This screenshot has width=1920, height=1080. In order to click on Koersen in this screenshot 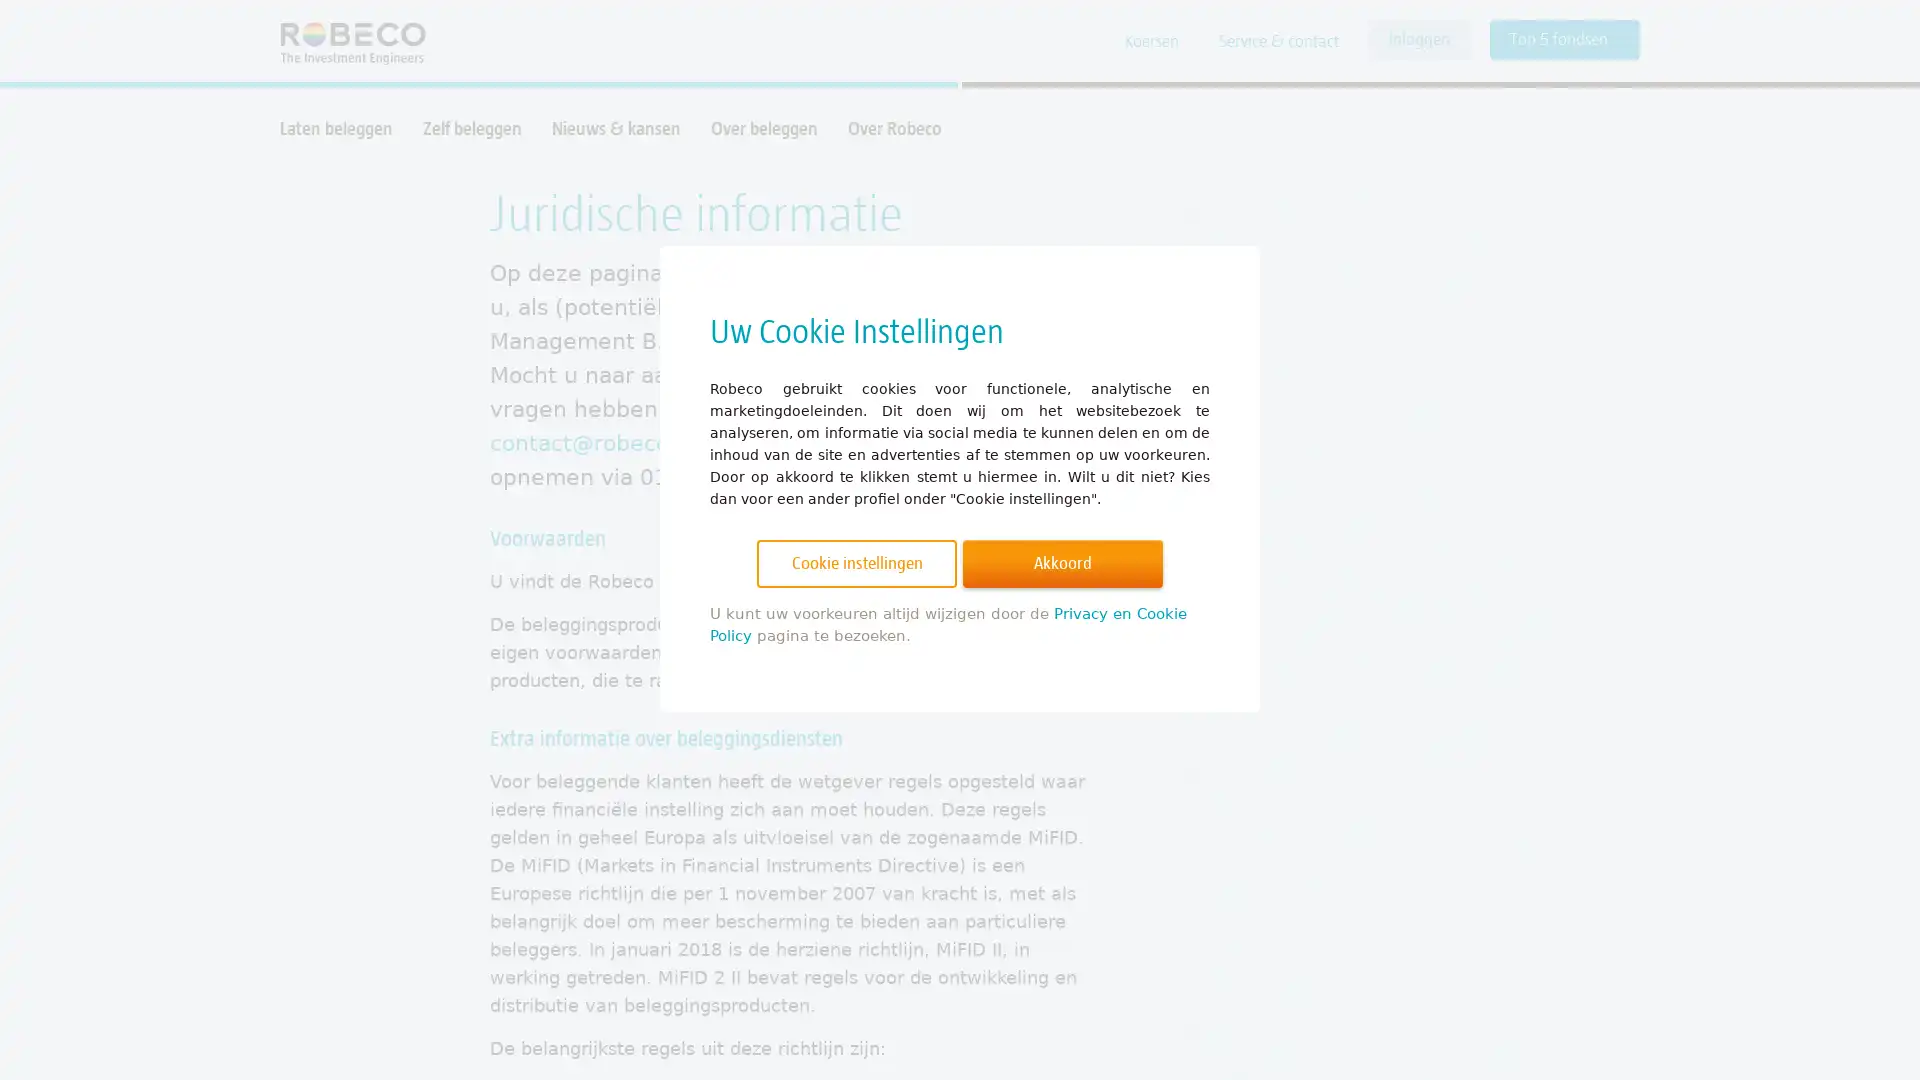, I will do `click(1152, 42)`.